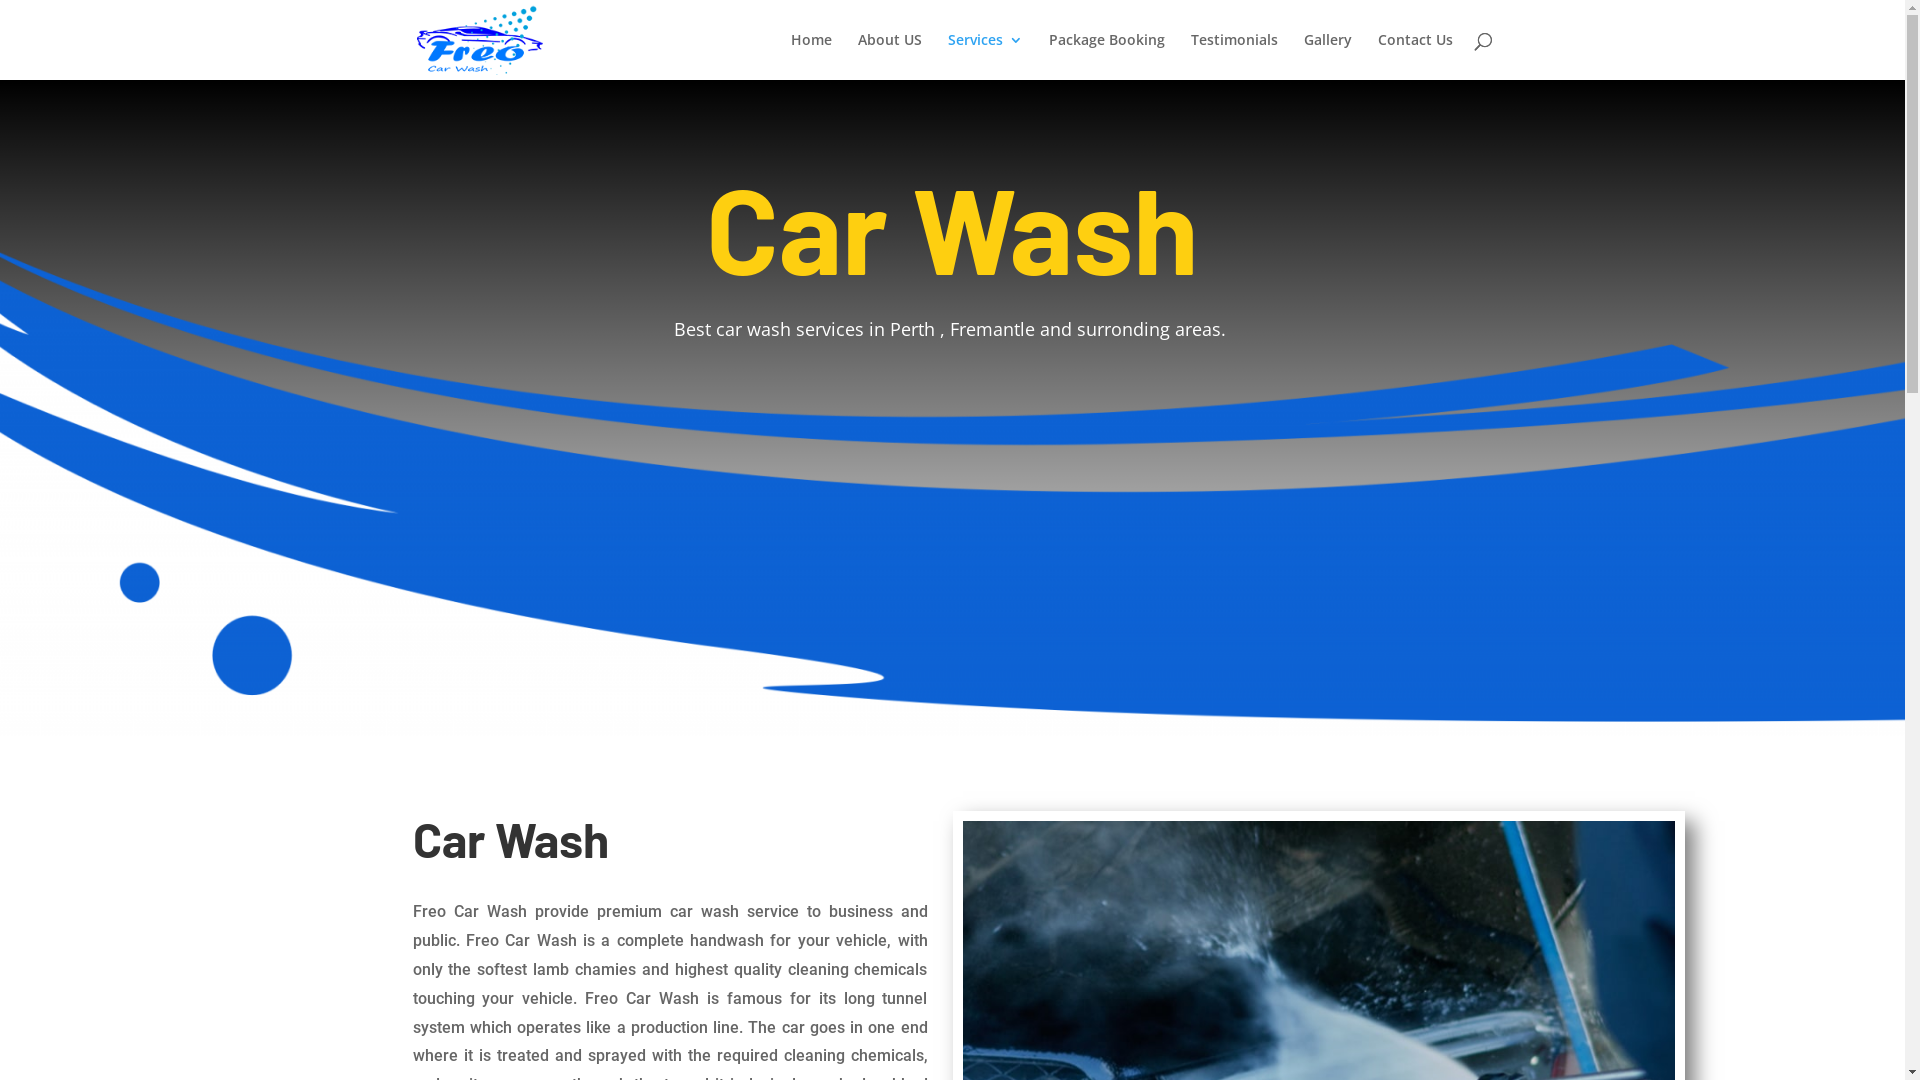 The height and width of the screenshot is (1080, 1920). Describe the element at coordinates (1232, 55) in the screenshot. I see `'Testimonials'` at that location.